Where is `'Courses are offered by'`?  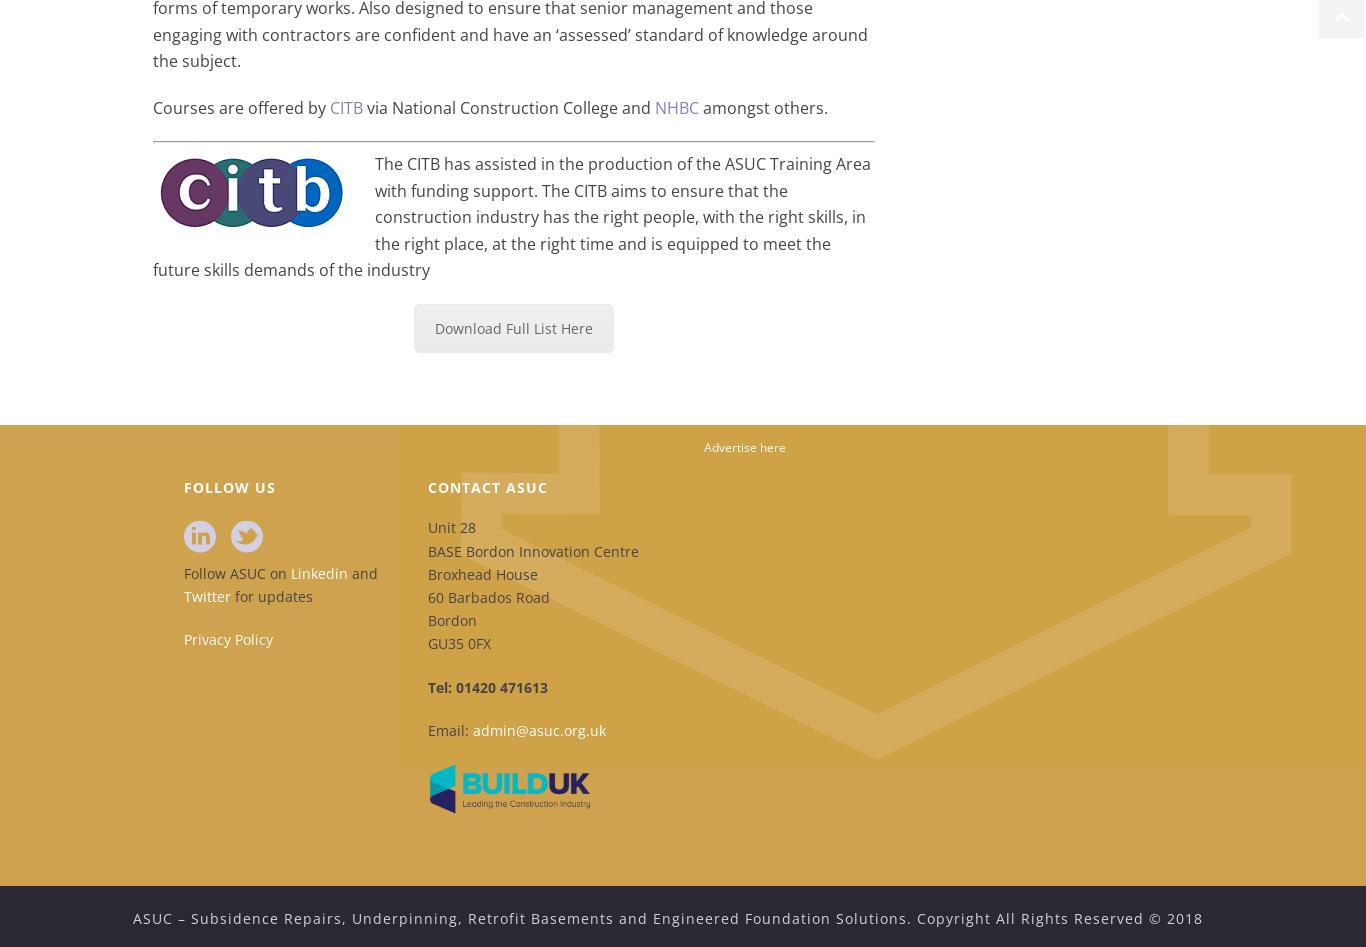 'Courses are offered by' is located at coordinates (241, 106).